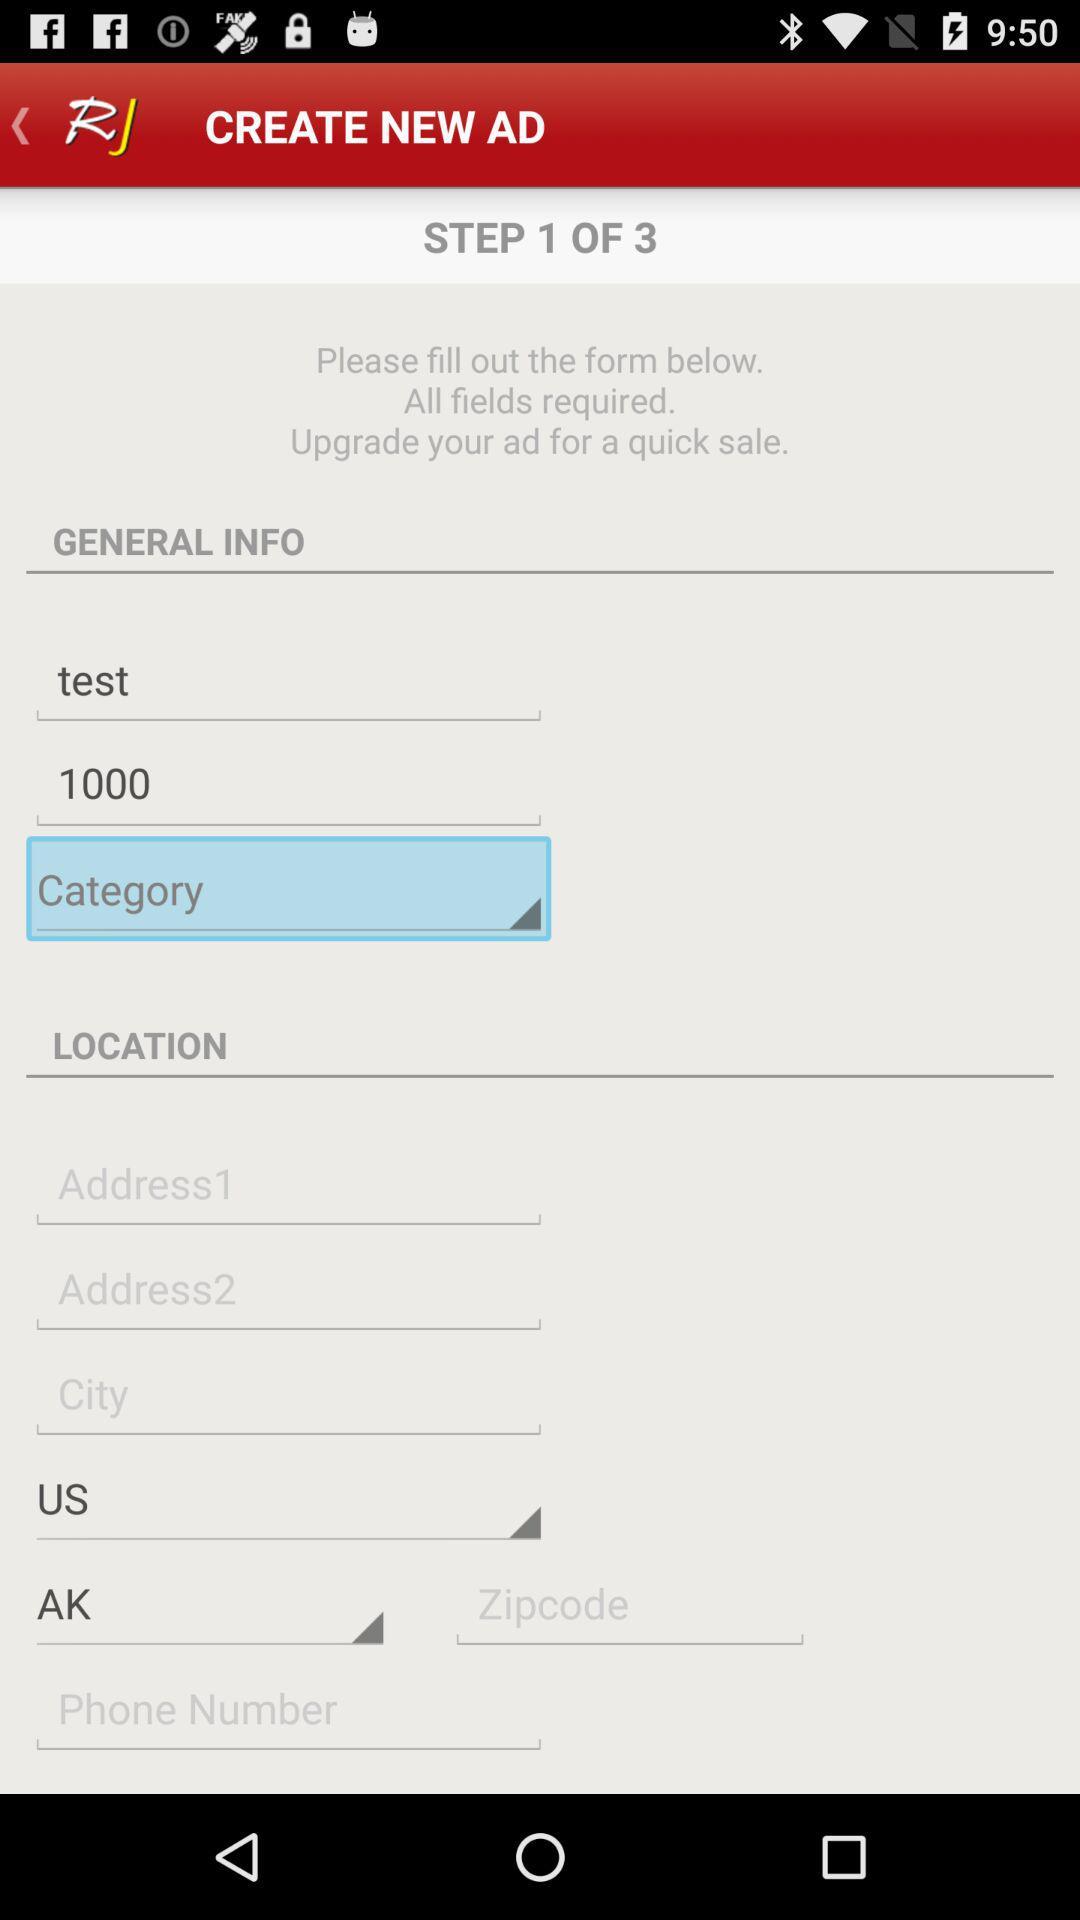 The width and height of the screenshot is (1080, 1920). What do you see at coordinates (628, 1602) in the screenshot?
I see `type zipcode` at bounding box center [628, 1602].